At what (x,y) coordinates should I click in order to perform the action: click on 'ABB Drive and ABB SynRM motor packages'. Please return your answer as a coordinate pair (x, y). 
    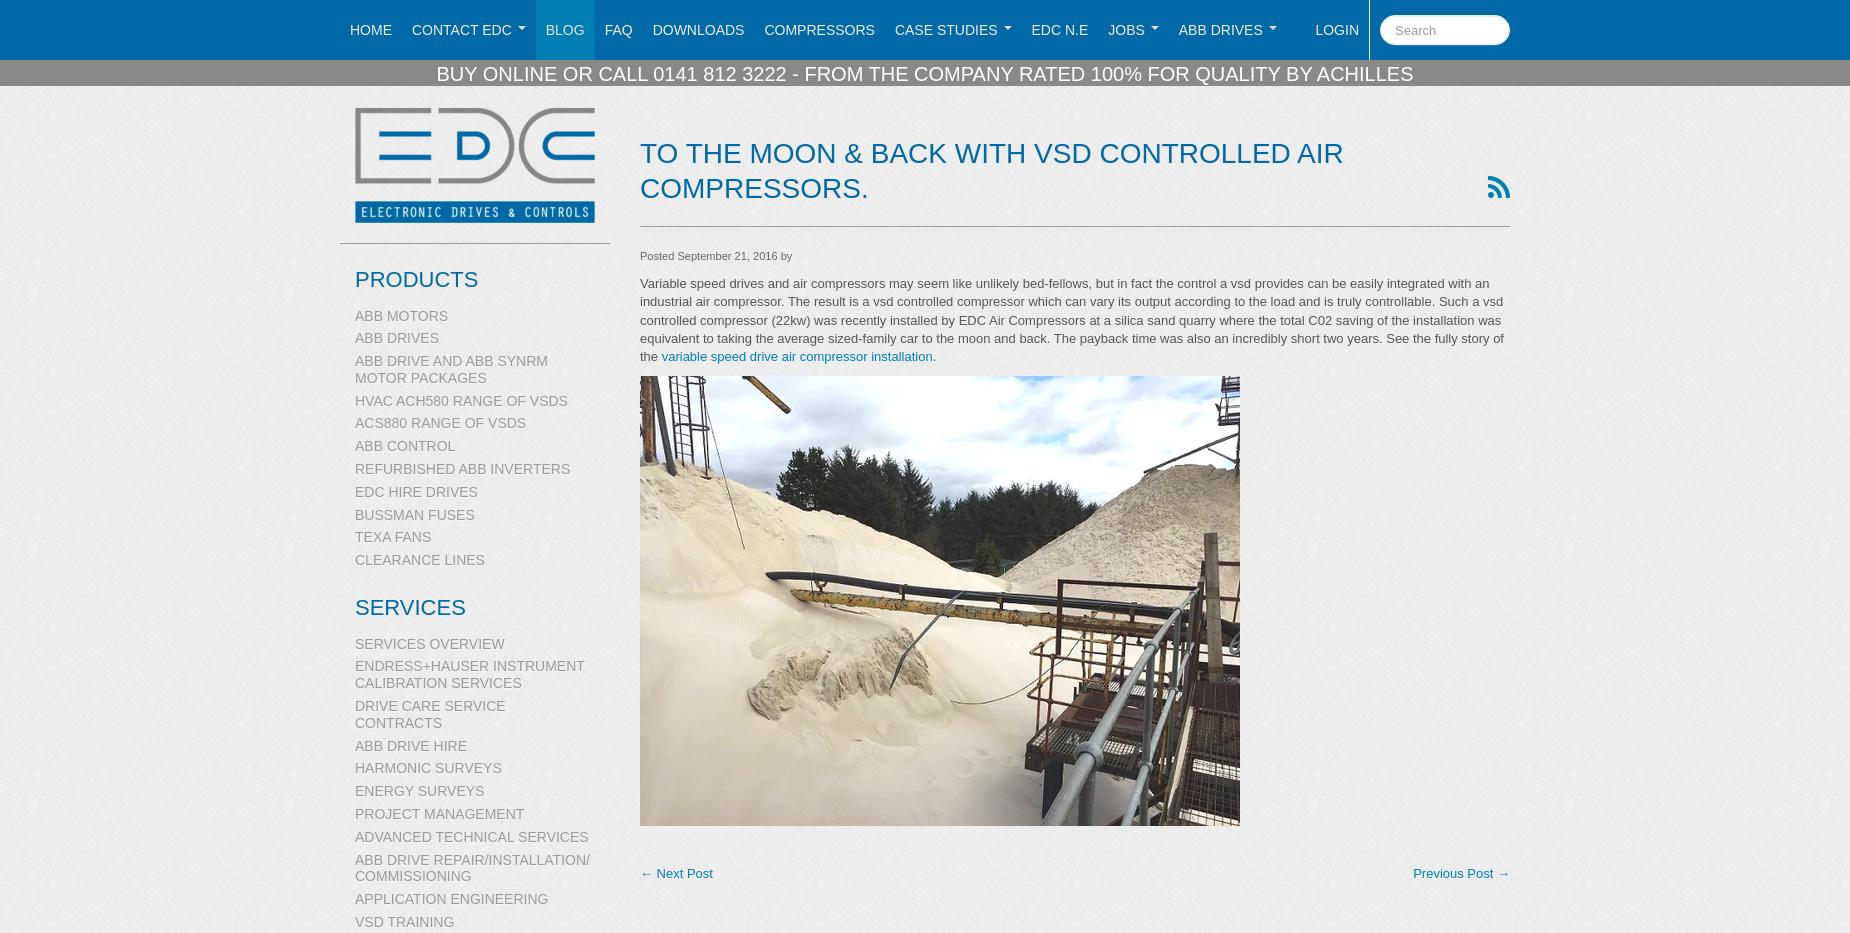
    Looking at the image, I should click on (450, 369).